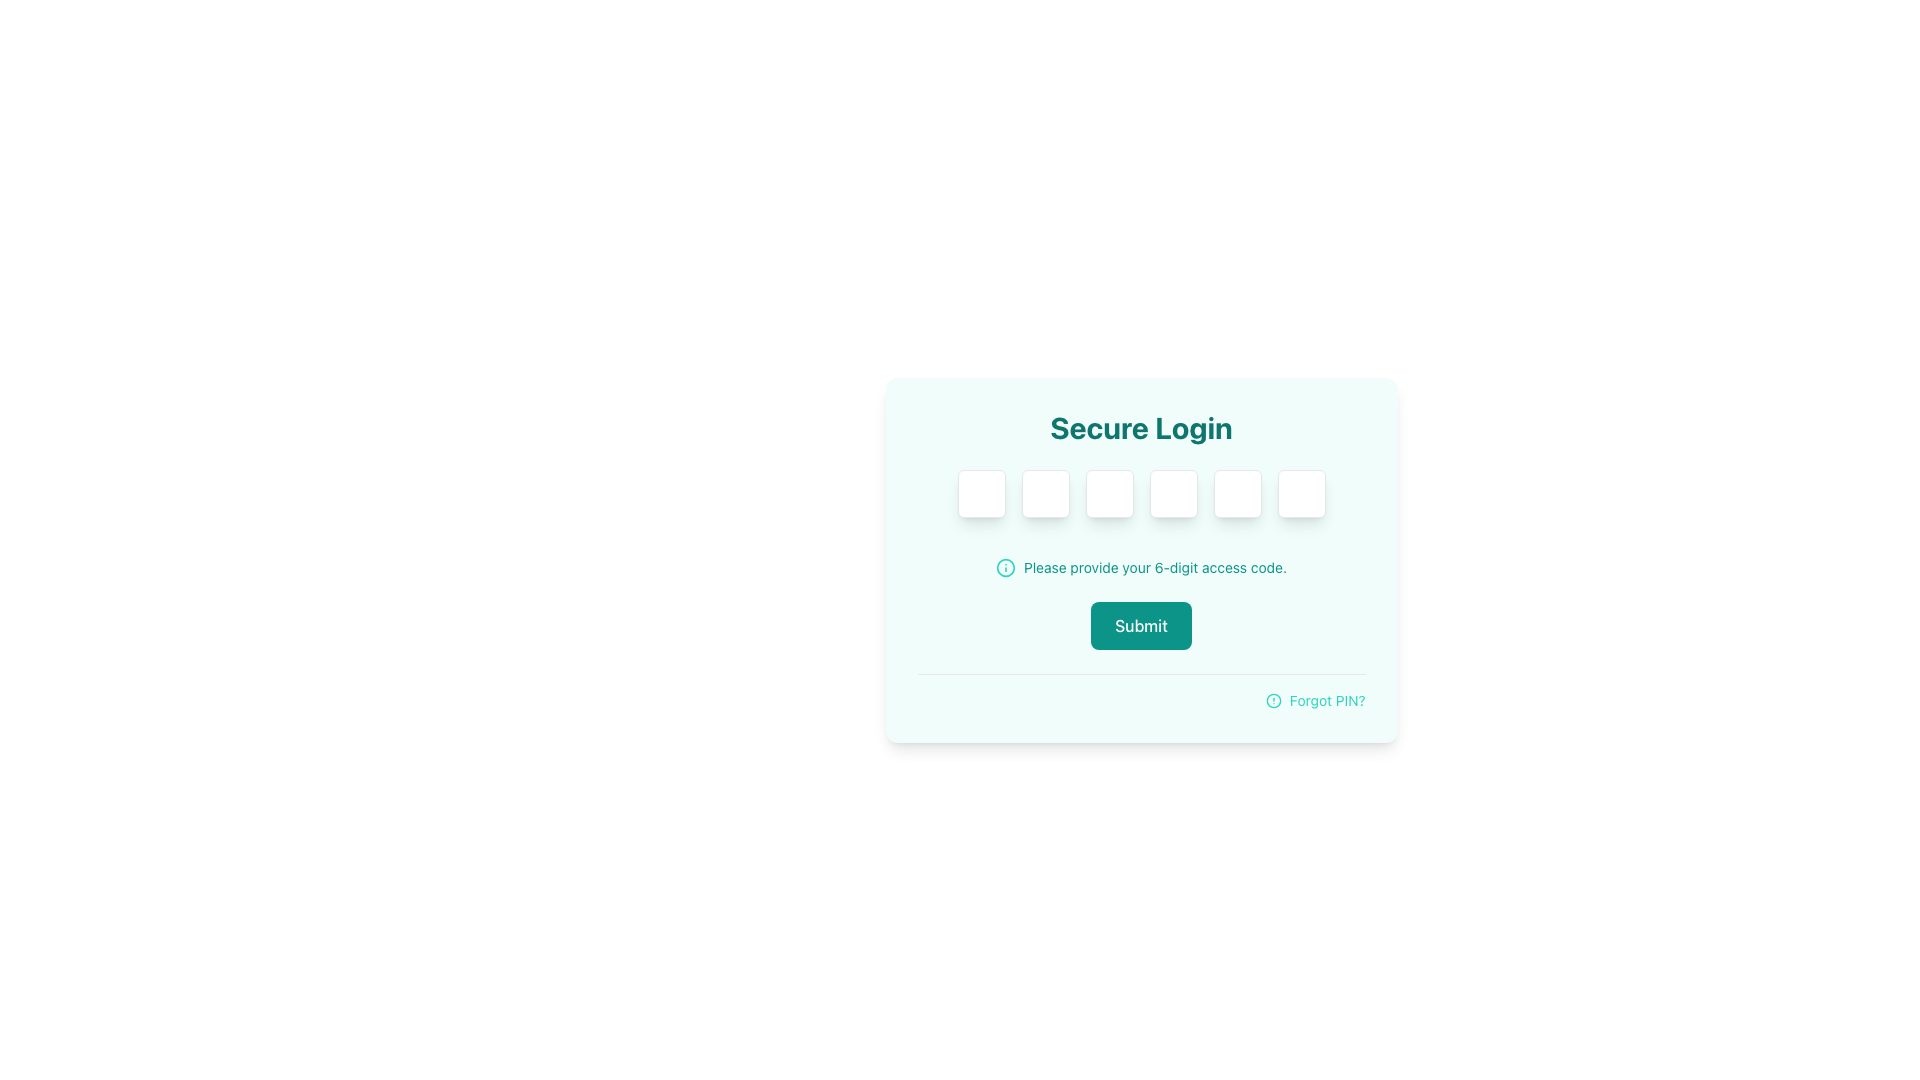 The image size is (1920, 1080). What do you see at coordinates (1272, 700) in the screenshot?
I see `SVG circle element located within the bottom-right corner of the alert icon, which is positioned to the right of the 'Forgot PIN?' link below the 'Submit' button on the Secure Login form` at bounding box center [1272, 700].